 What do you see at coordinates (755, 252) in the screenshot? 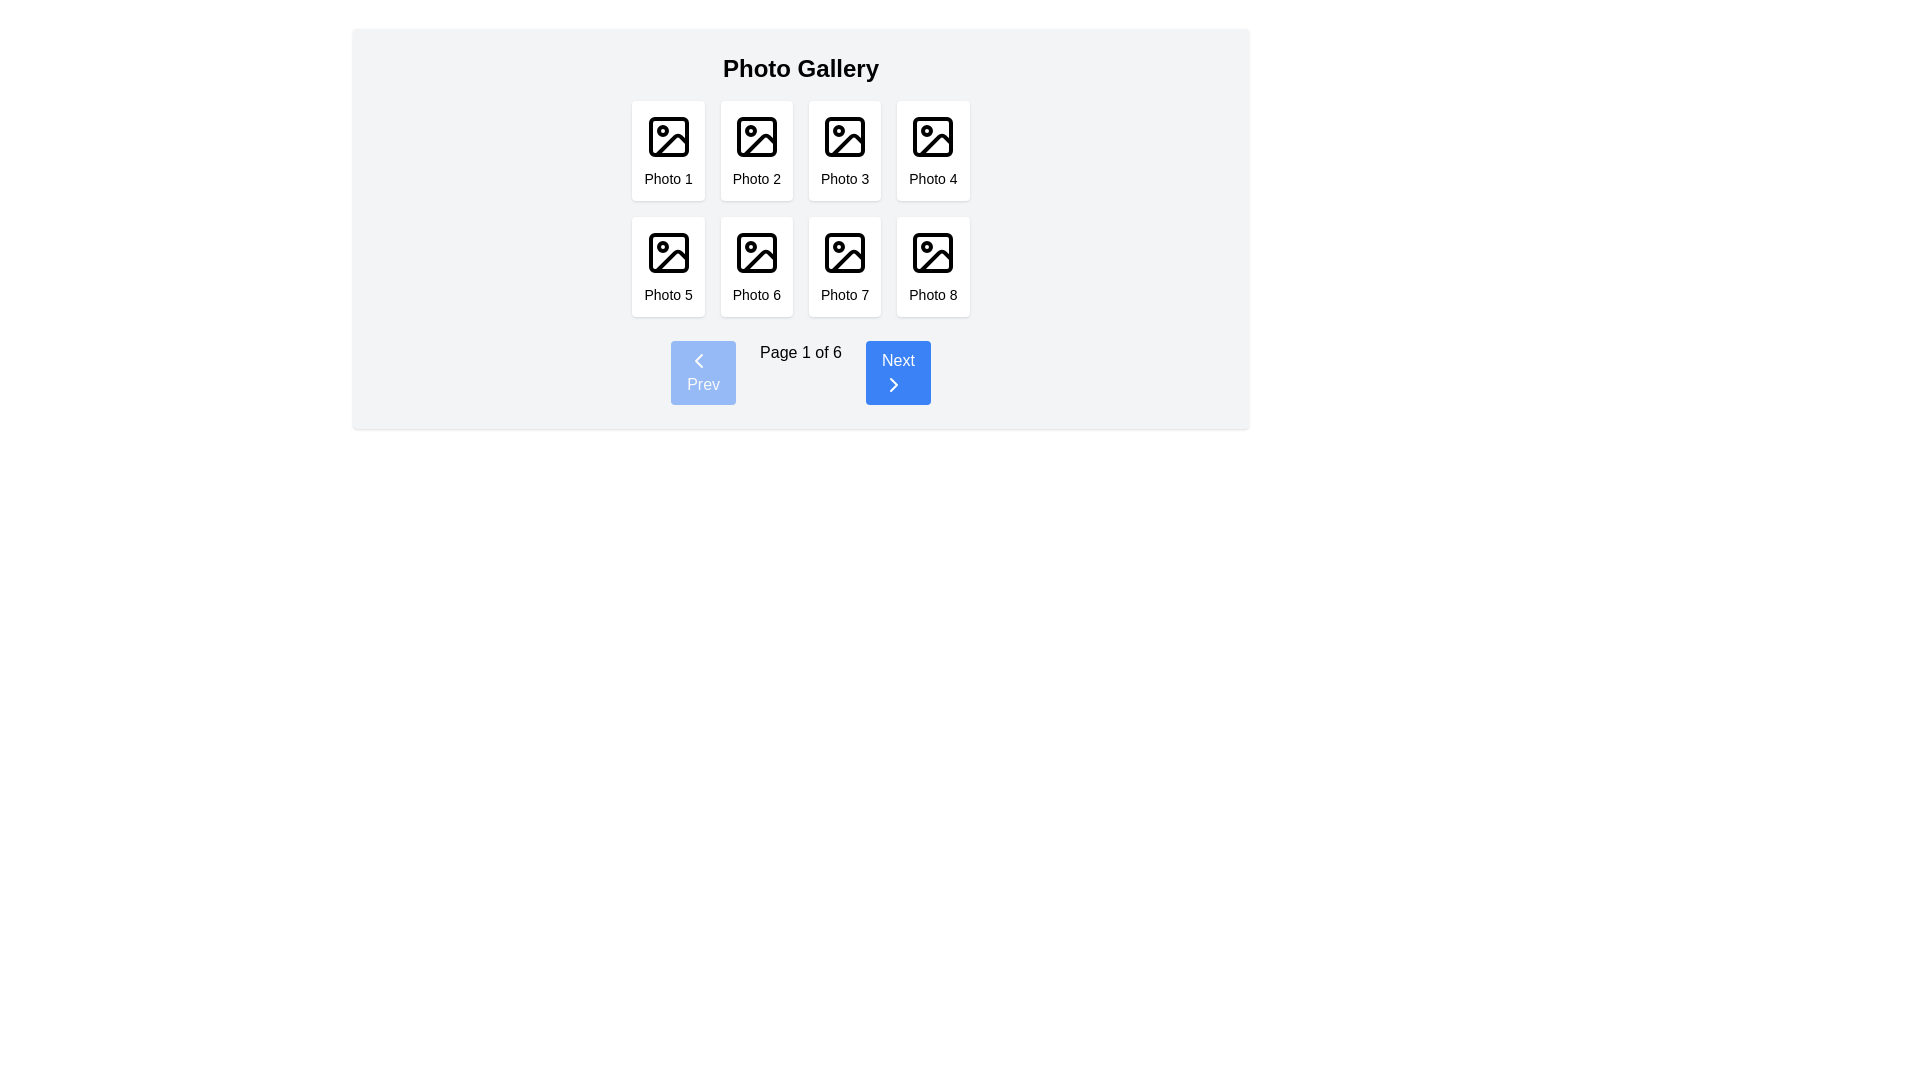
I see `the top-left rounded rectangle inside the sixth icon in the photo gallery grid, located in the second row, second element` at bounding box center [755, 252].